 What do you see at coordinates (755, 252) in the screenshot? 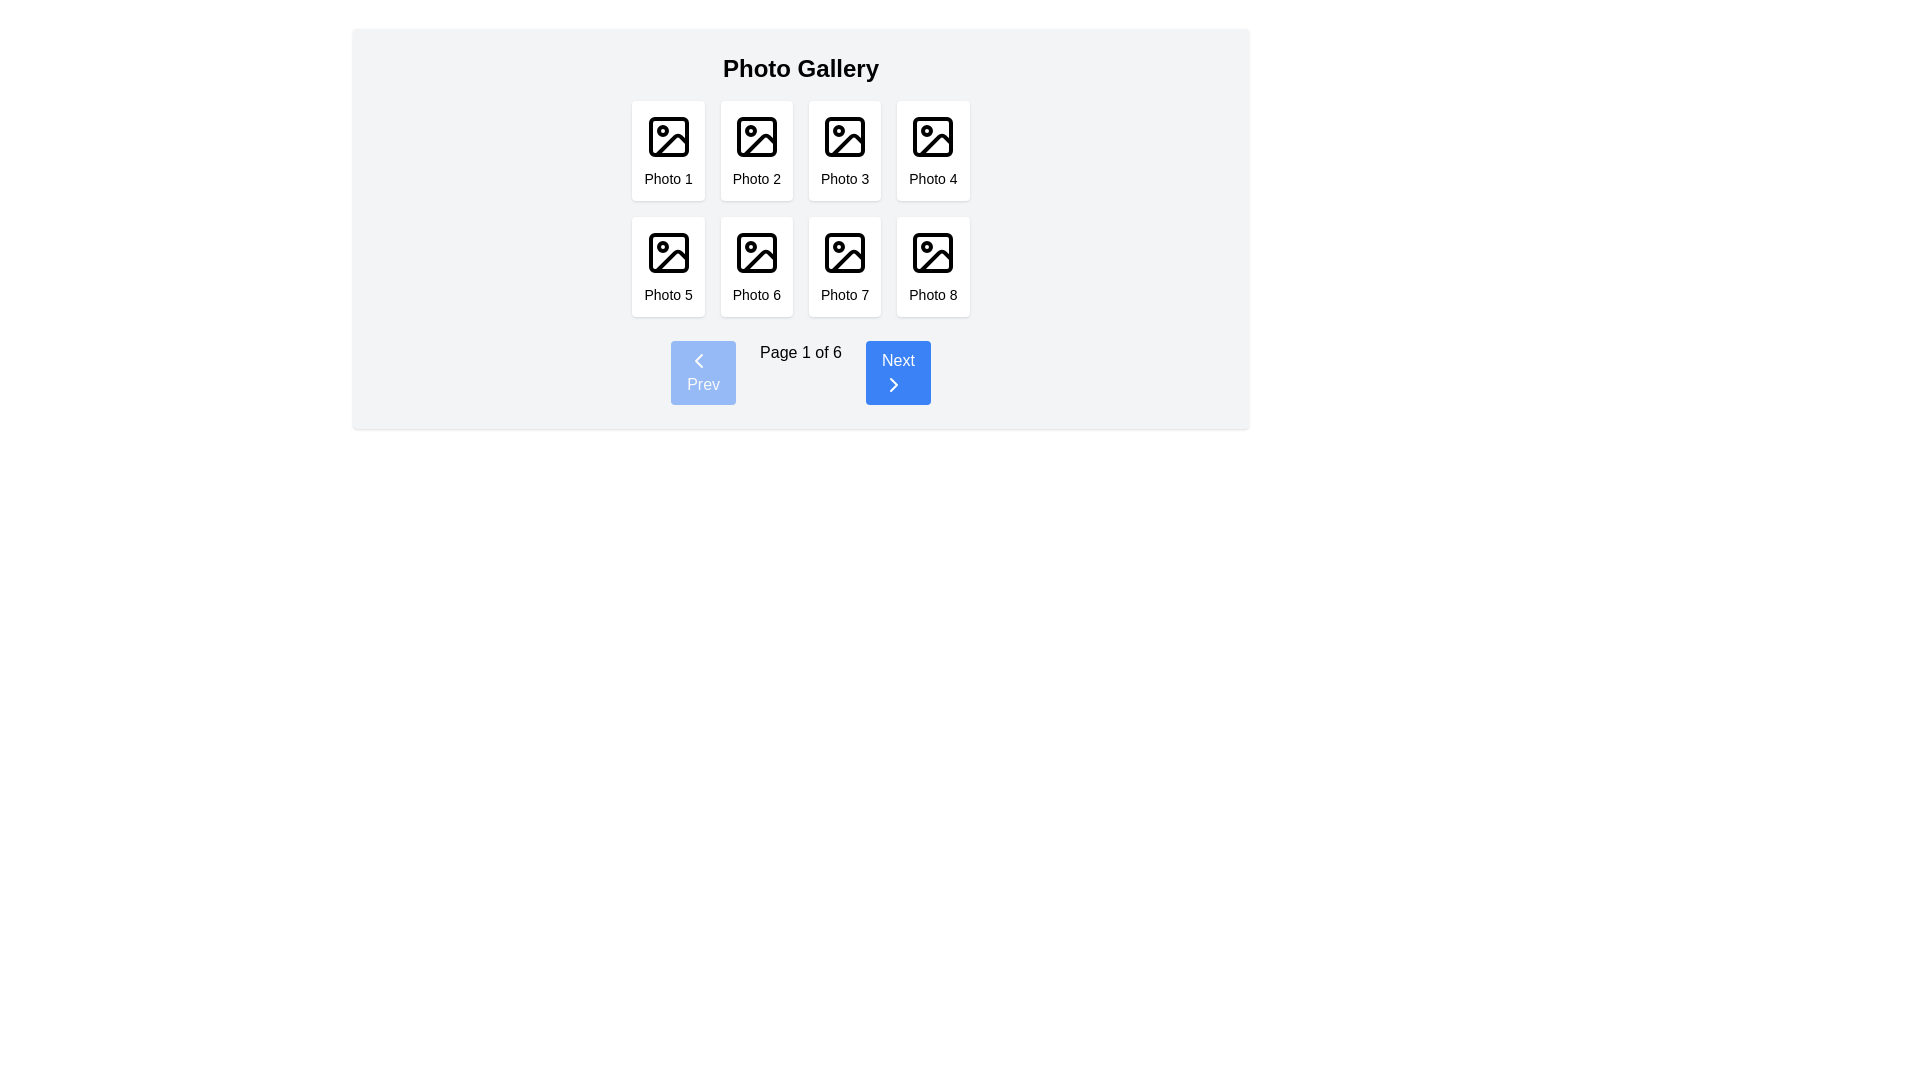
I see `the top-left rounded rectangle inside the sixth icon in the photo gallery grid, located in the second row, second element` at bounding box center [755, 252].